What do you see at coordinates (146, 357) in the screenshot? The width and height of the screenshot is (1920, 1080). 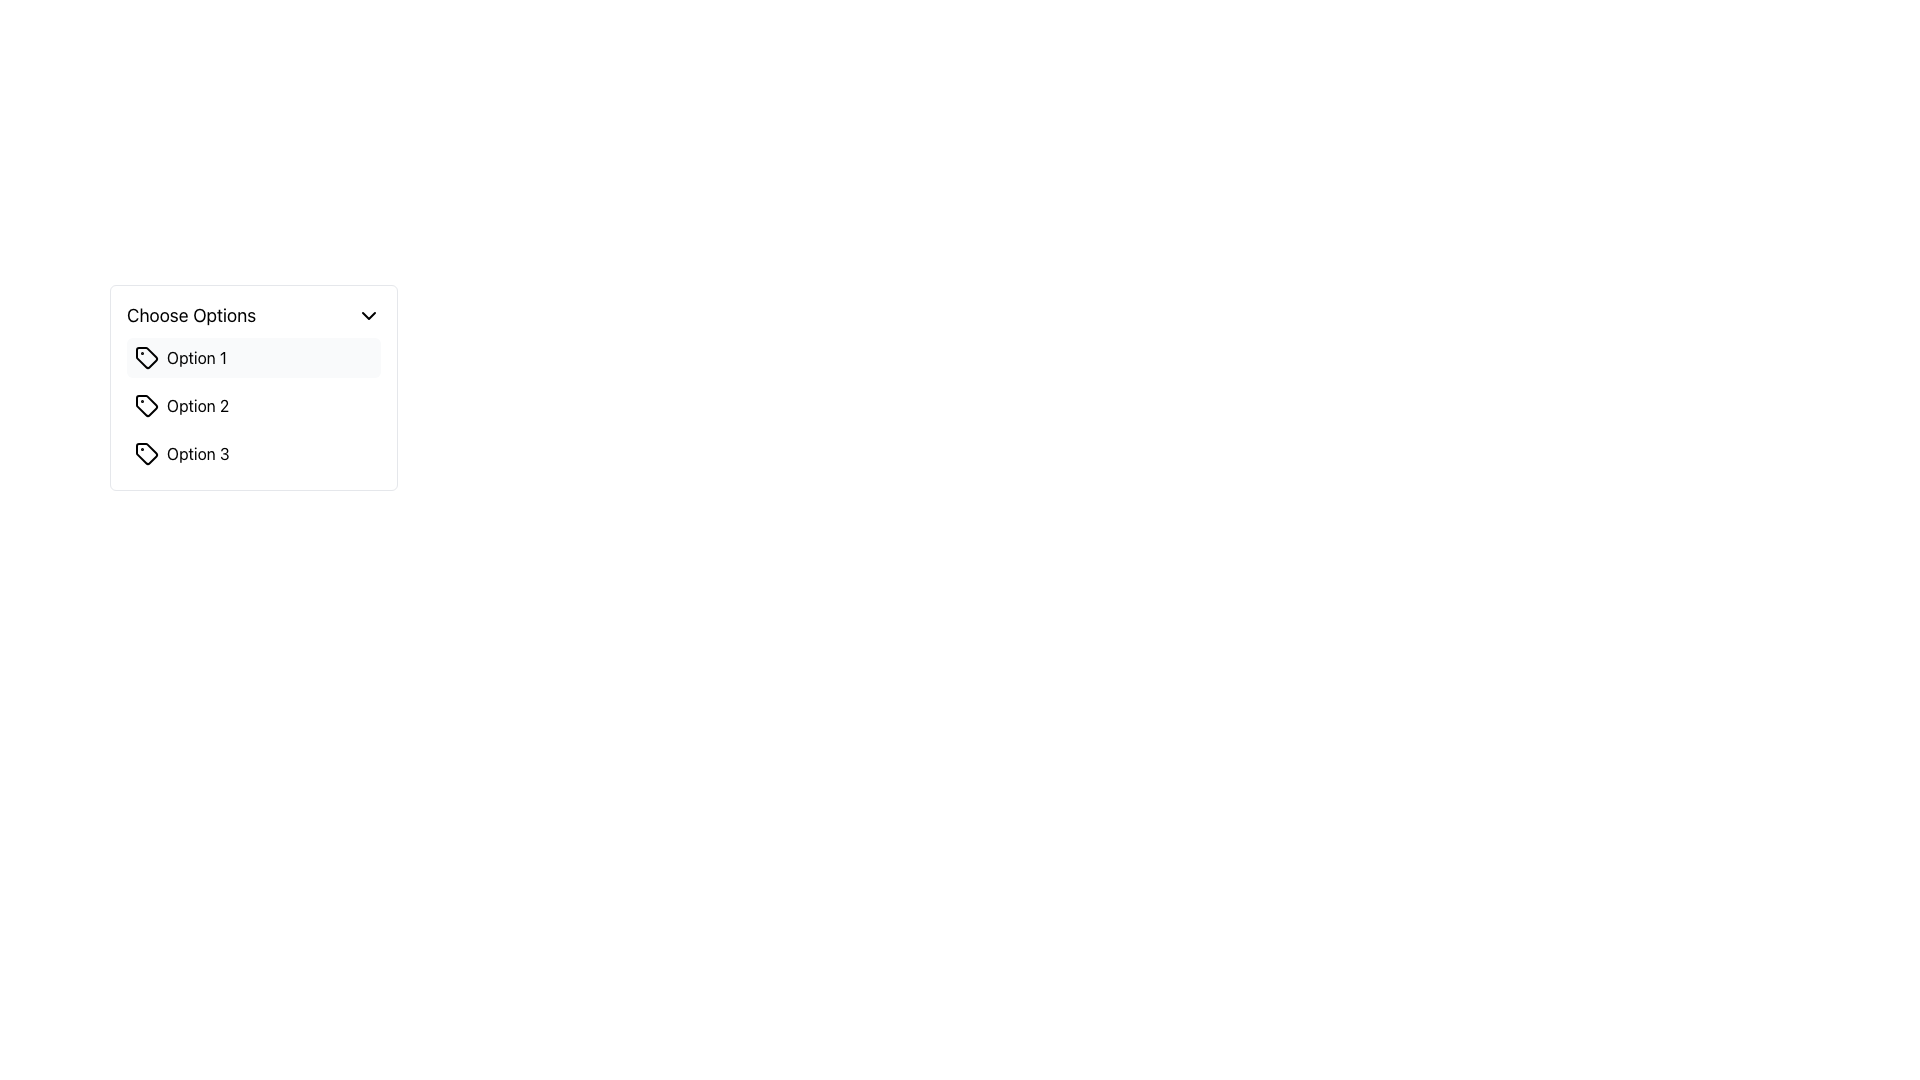 I see `the tag-shaped icon in the first option of the 'Choose Options' dropdown menu, located to the left of 'Option 1'` at bounding box center [146, 357].